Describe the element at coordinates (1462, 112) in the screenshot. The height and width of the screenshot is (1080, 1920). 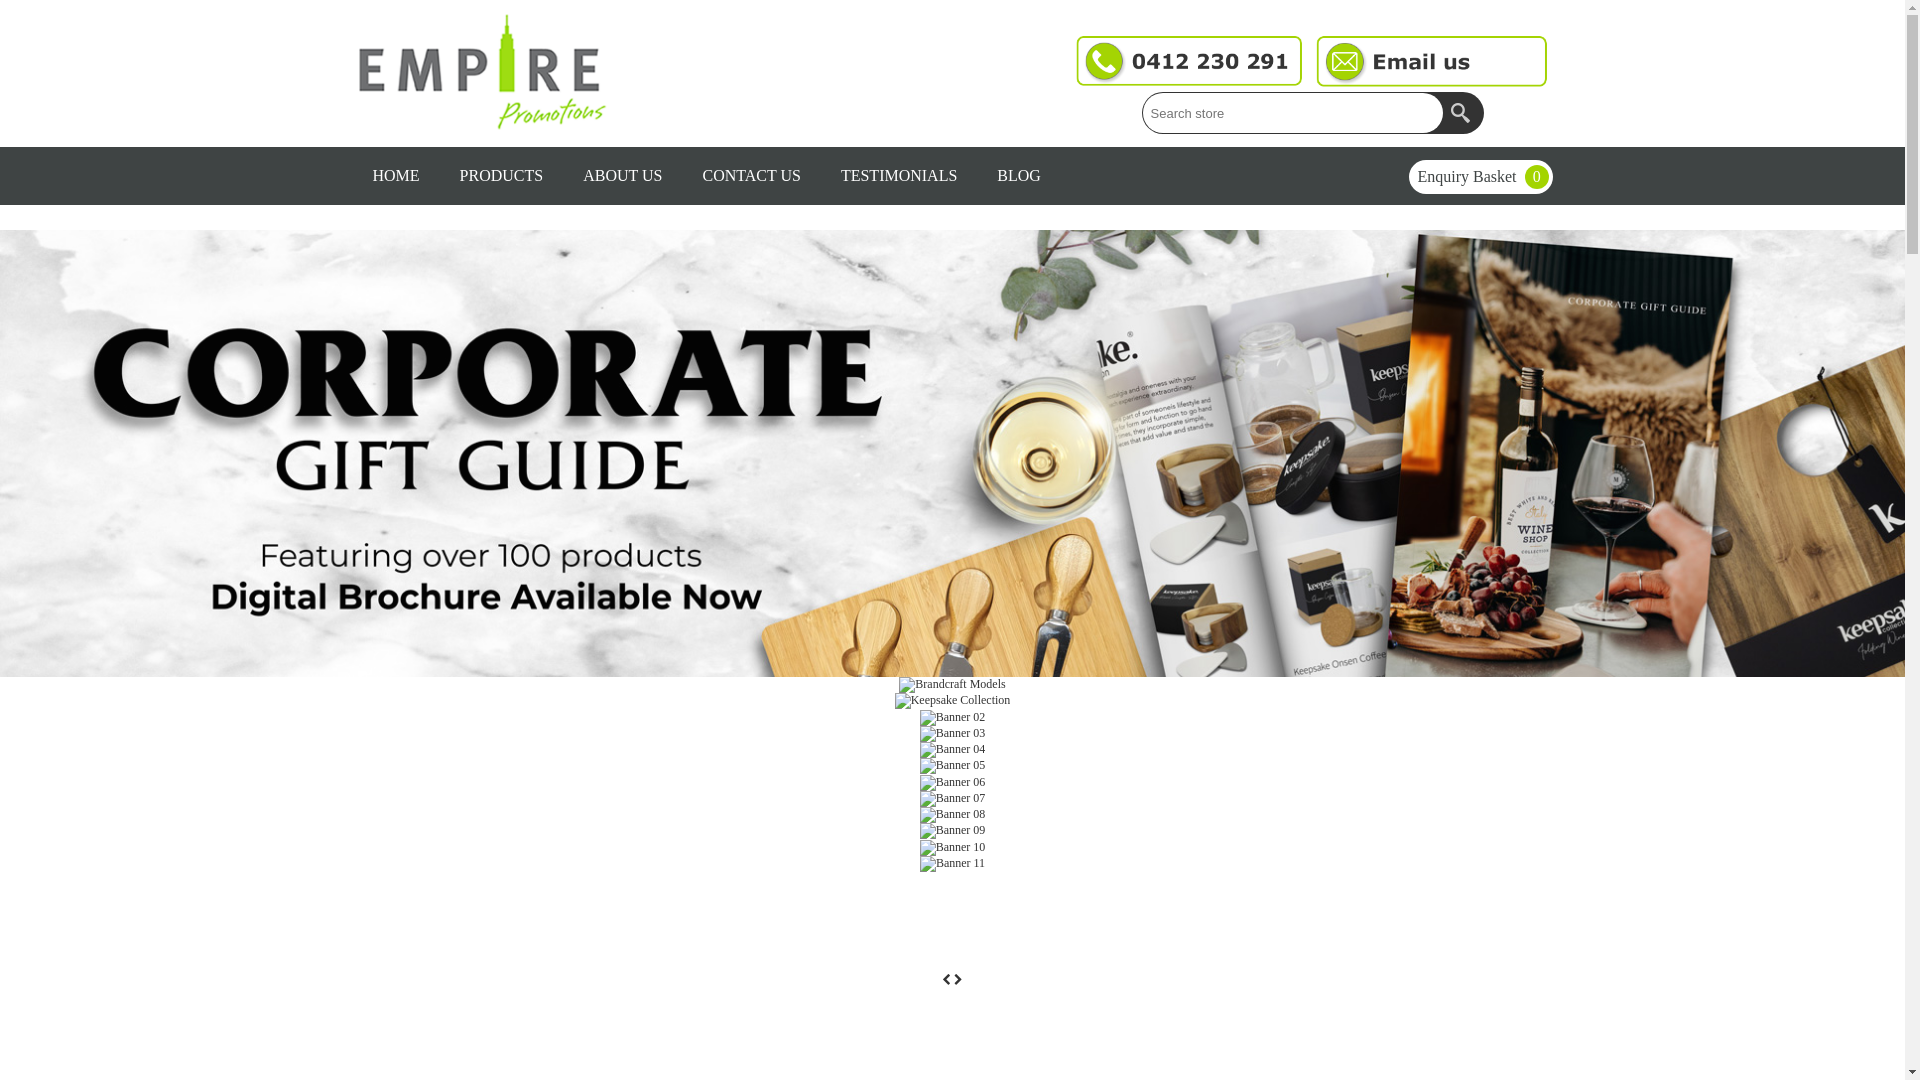
I see `'Search'` at that location.